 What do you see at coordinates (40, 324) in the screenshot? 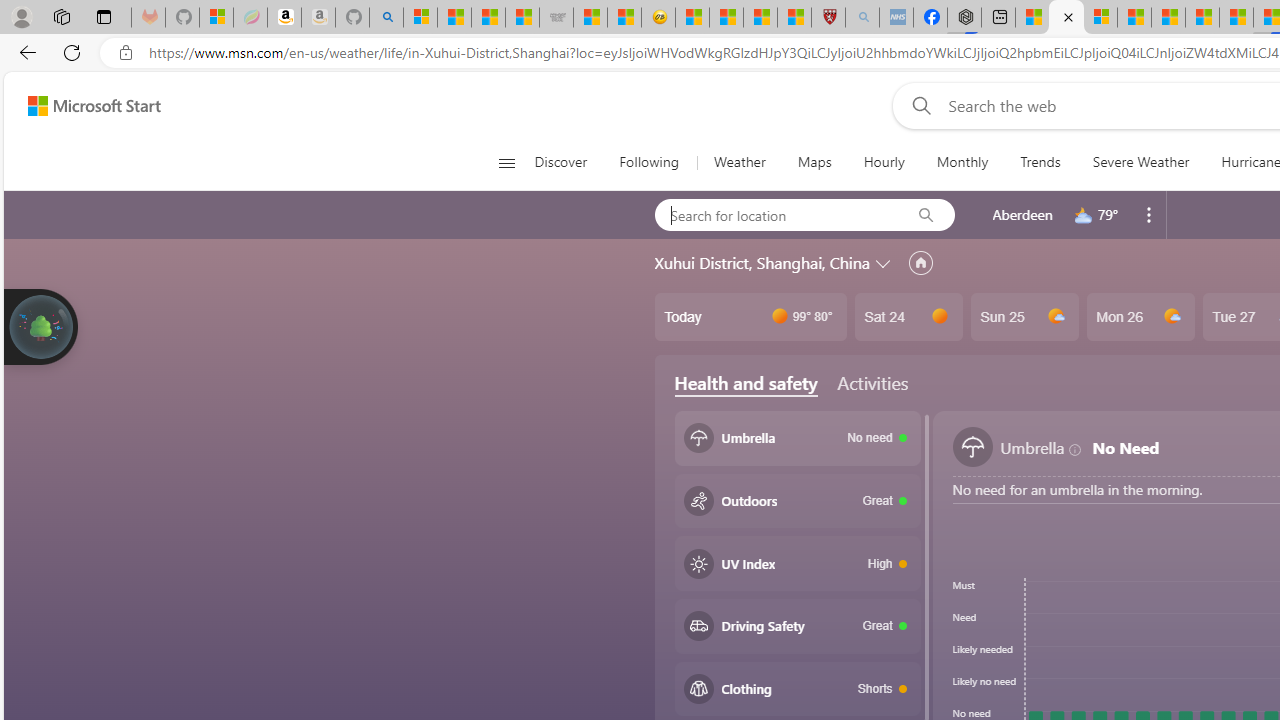
I see `'Join us in planting real trees to help our planet!'` at bounding box center [40, 324].